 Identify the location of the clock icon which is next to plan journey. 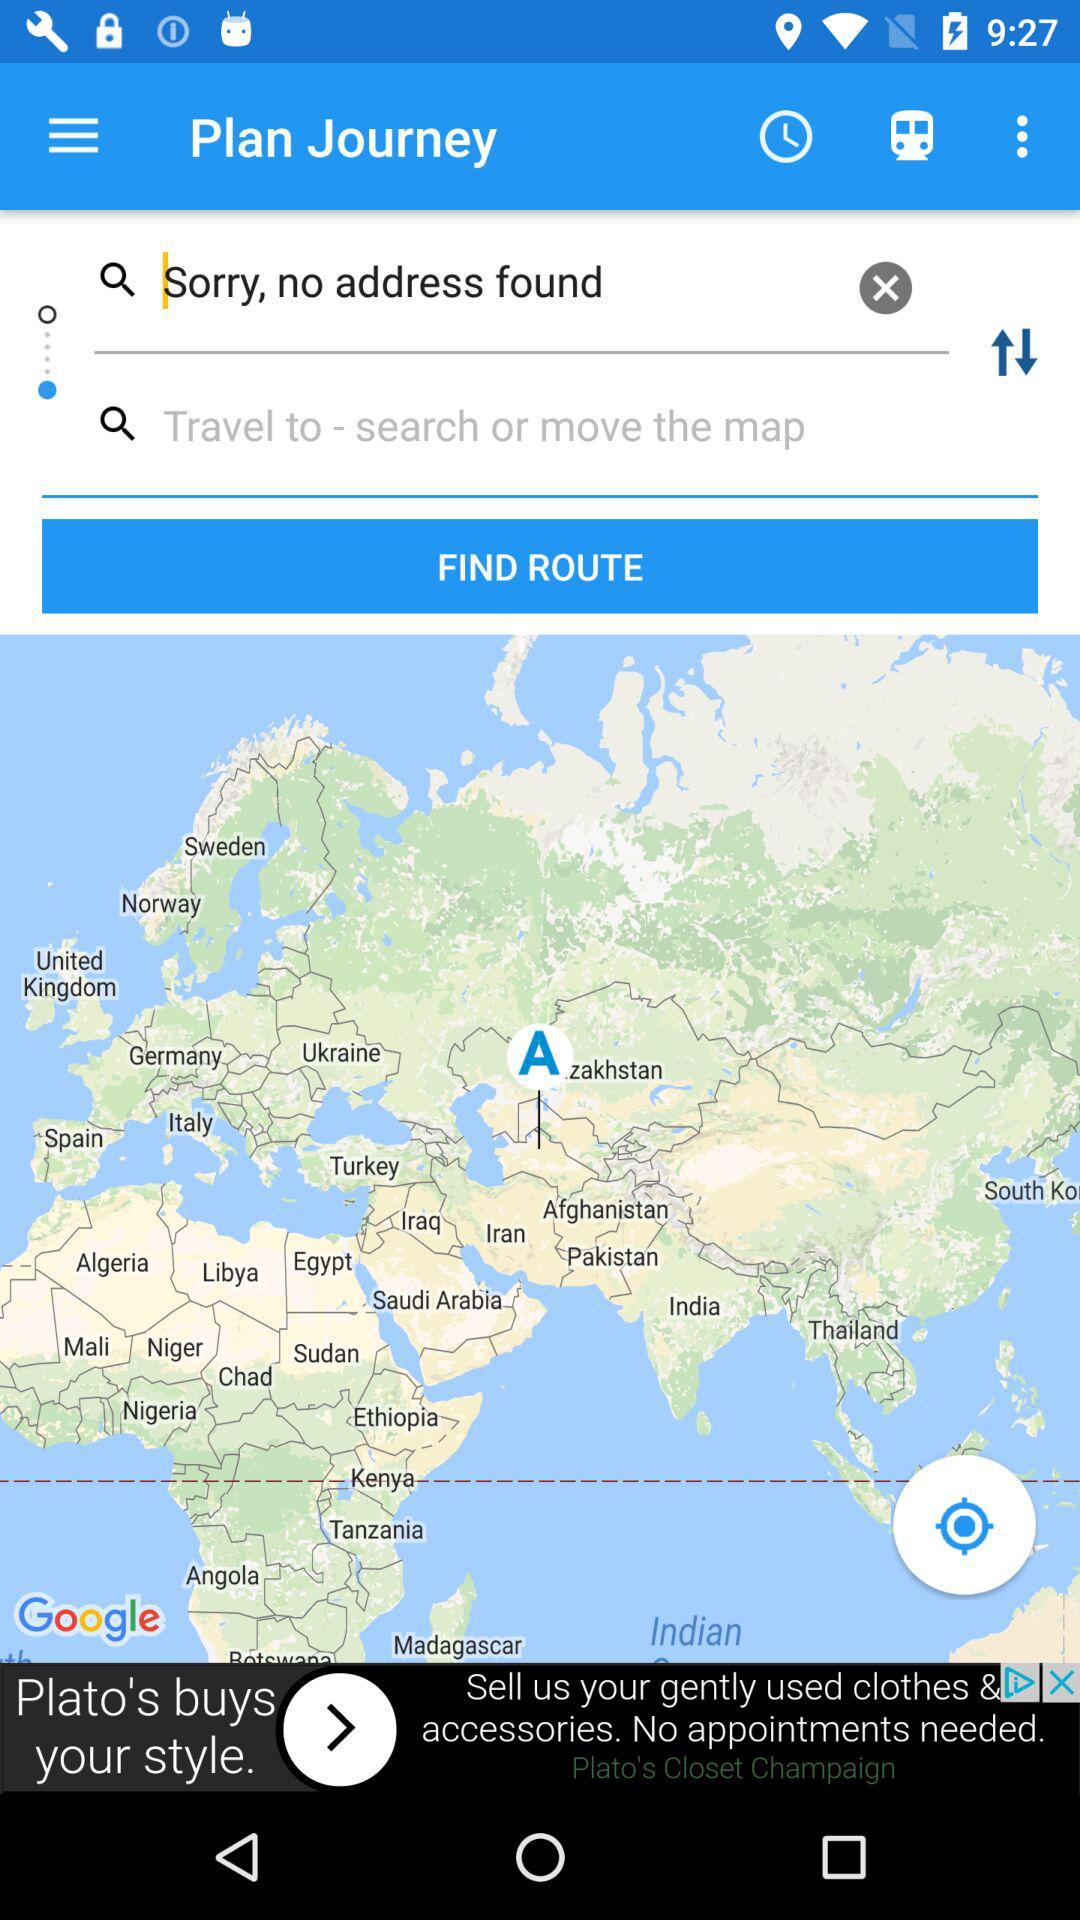
(785, 136).